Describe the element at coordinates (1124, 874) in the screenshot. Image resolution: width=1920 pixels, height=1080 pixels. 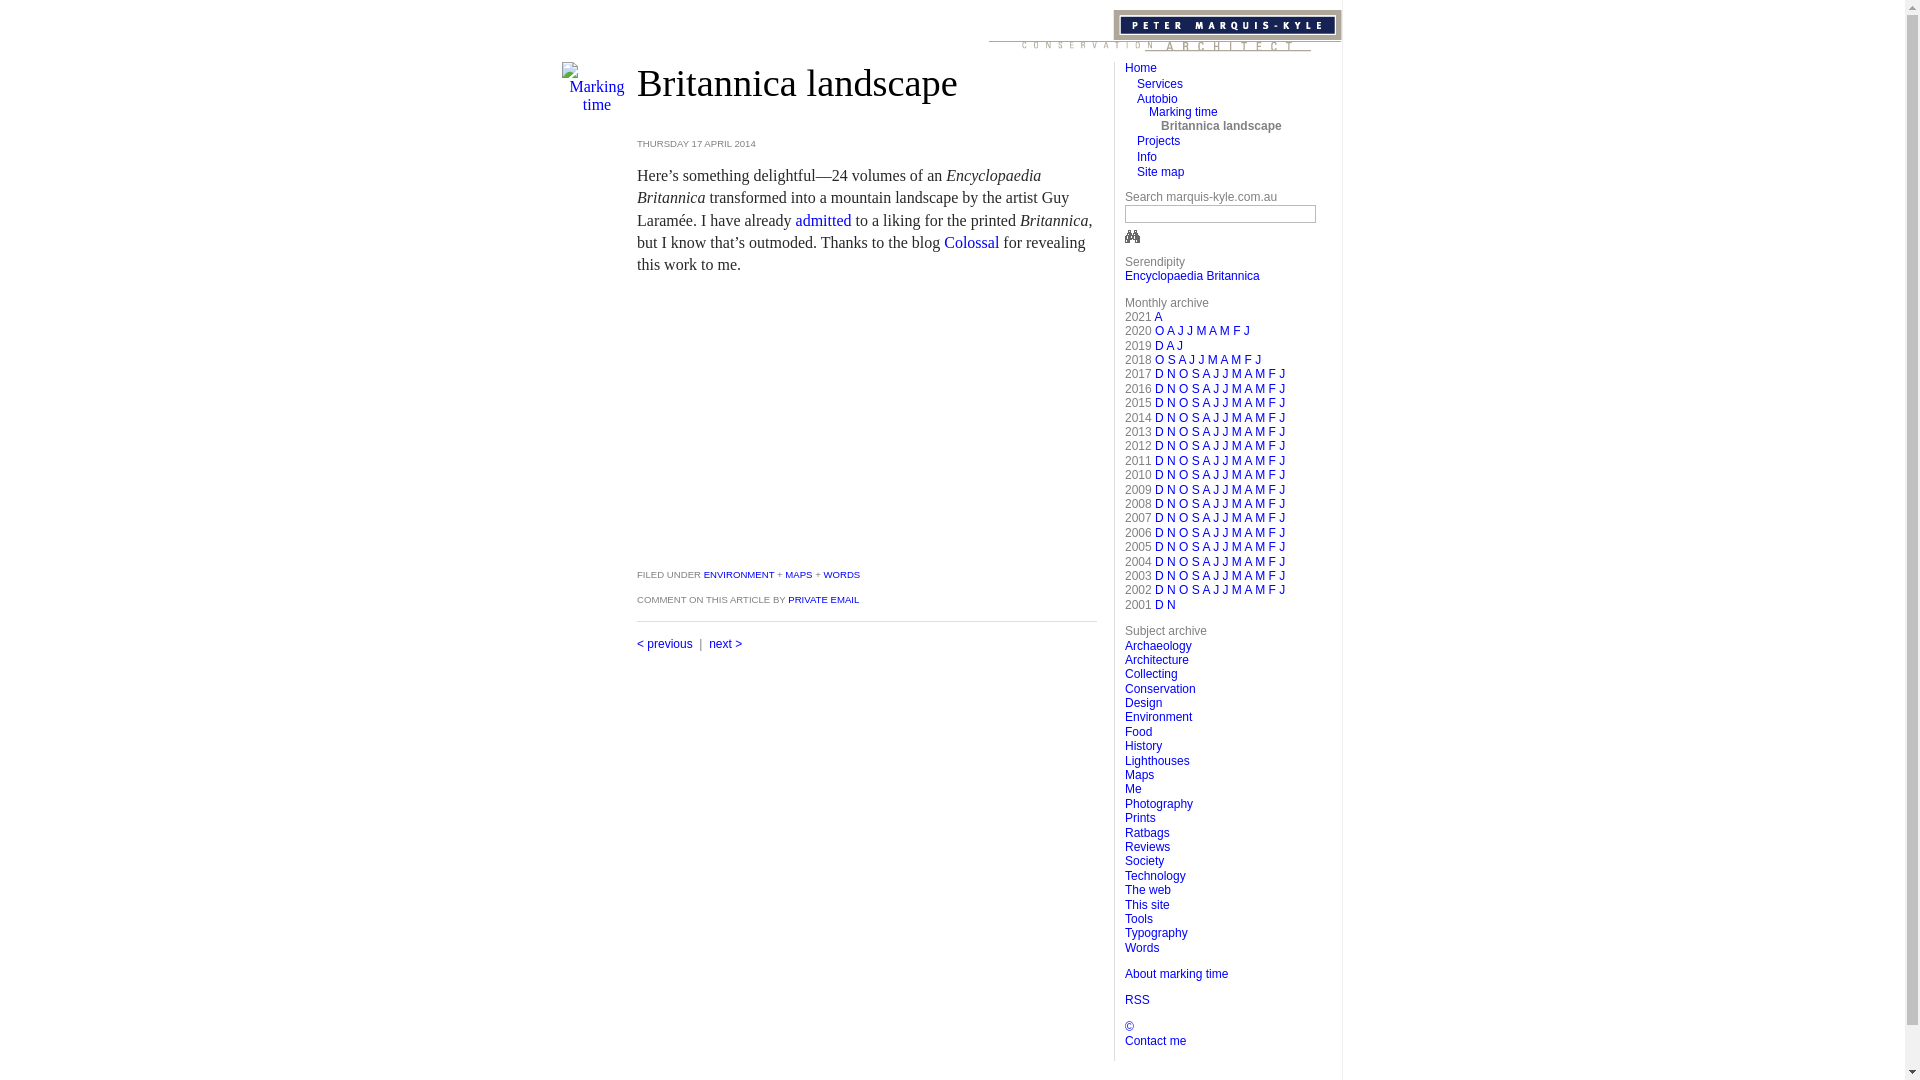
I see `'Technology'` at that location.